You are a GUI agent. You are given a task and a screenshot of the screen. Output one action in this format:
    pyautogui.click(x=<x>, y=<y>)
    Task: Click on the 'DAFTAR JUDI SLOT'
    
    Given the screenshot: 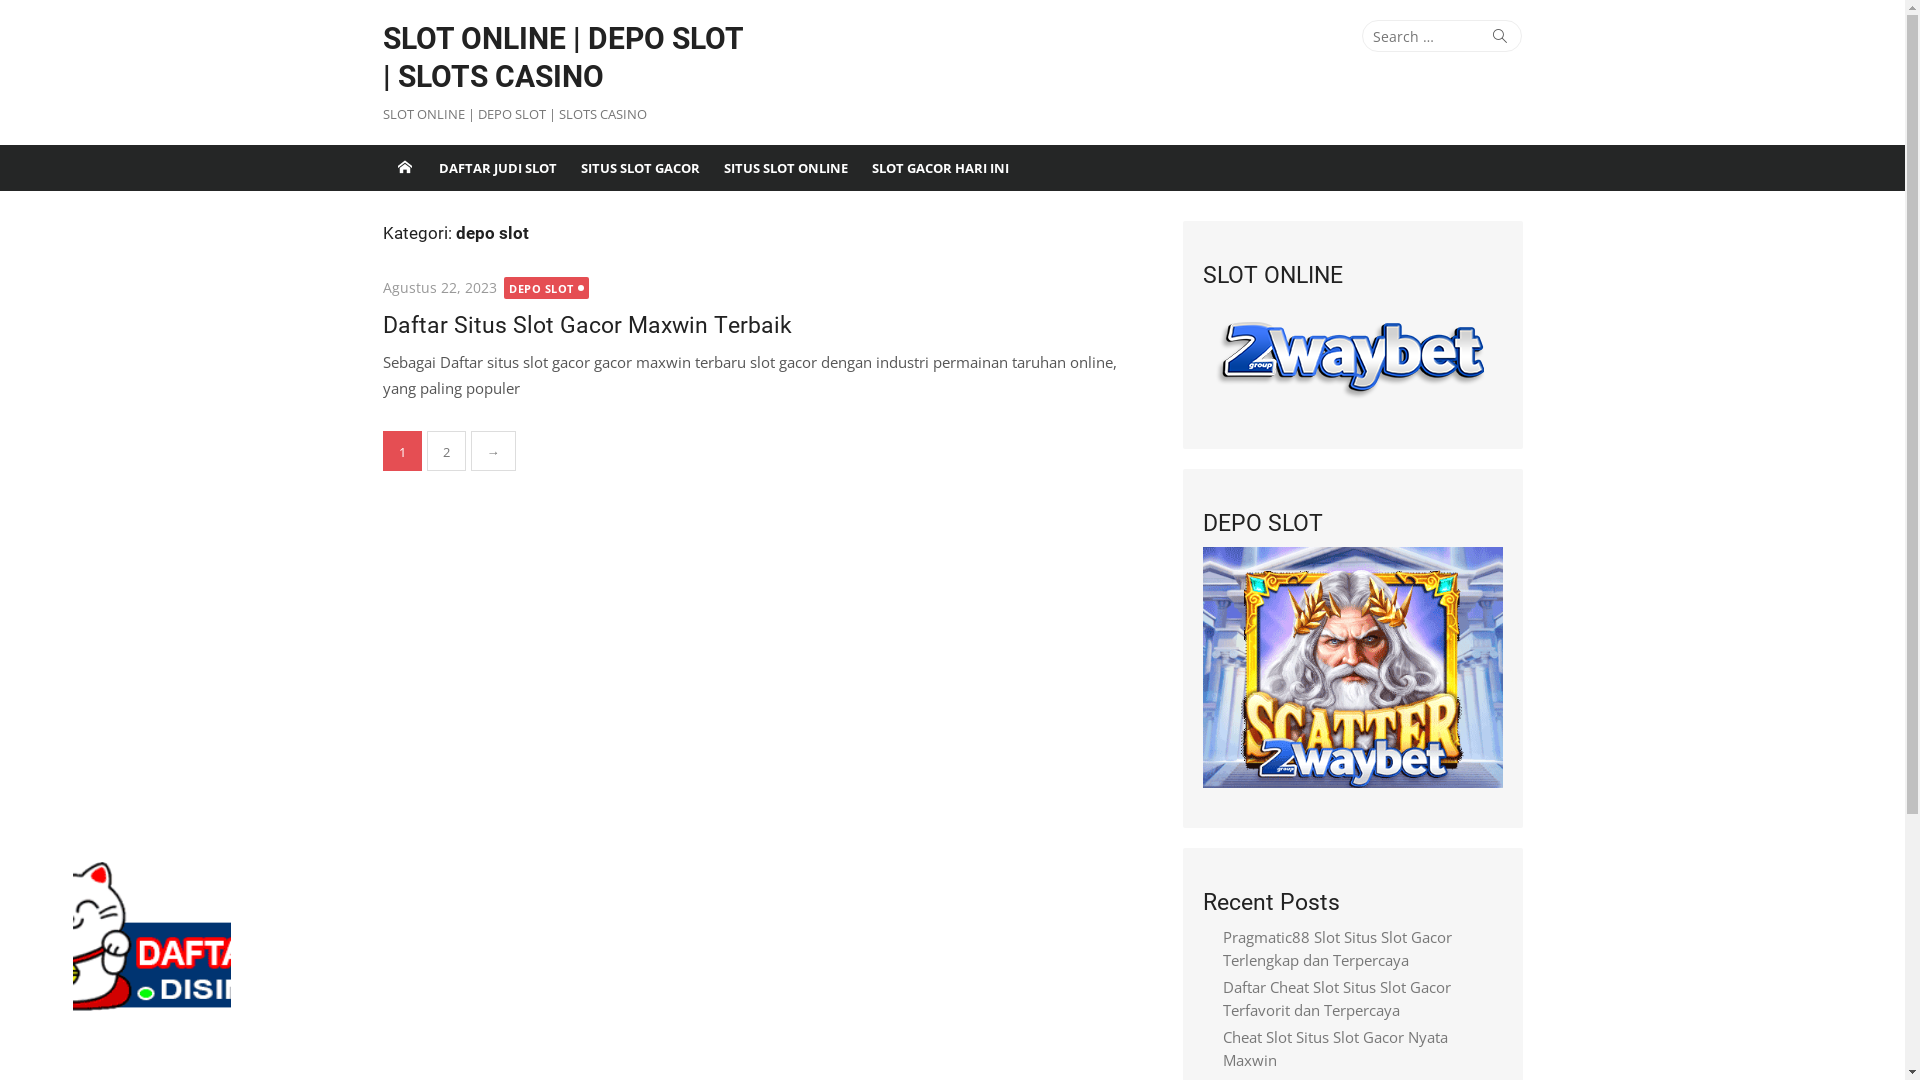 What is the action you would take?
    pyautogui.click(x=497, y=167)
    